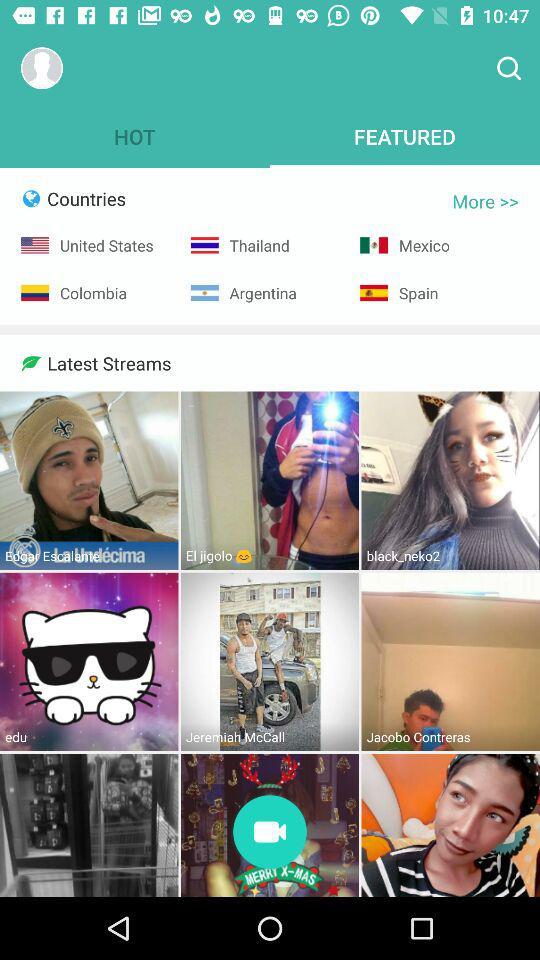 The image size is (540, 960). What do you see at coordinates (484, 201) in the screenshot?
I see `item below featured icon` at bounding box center [484, 201].